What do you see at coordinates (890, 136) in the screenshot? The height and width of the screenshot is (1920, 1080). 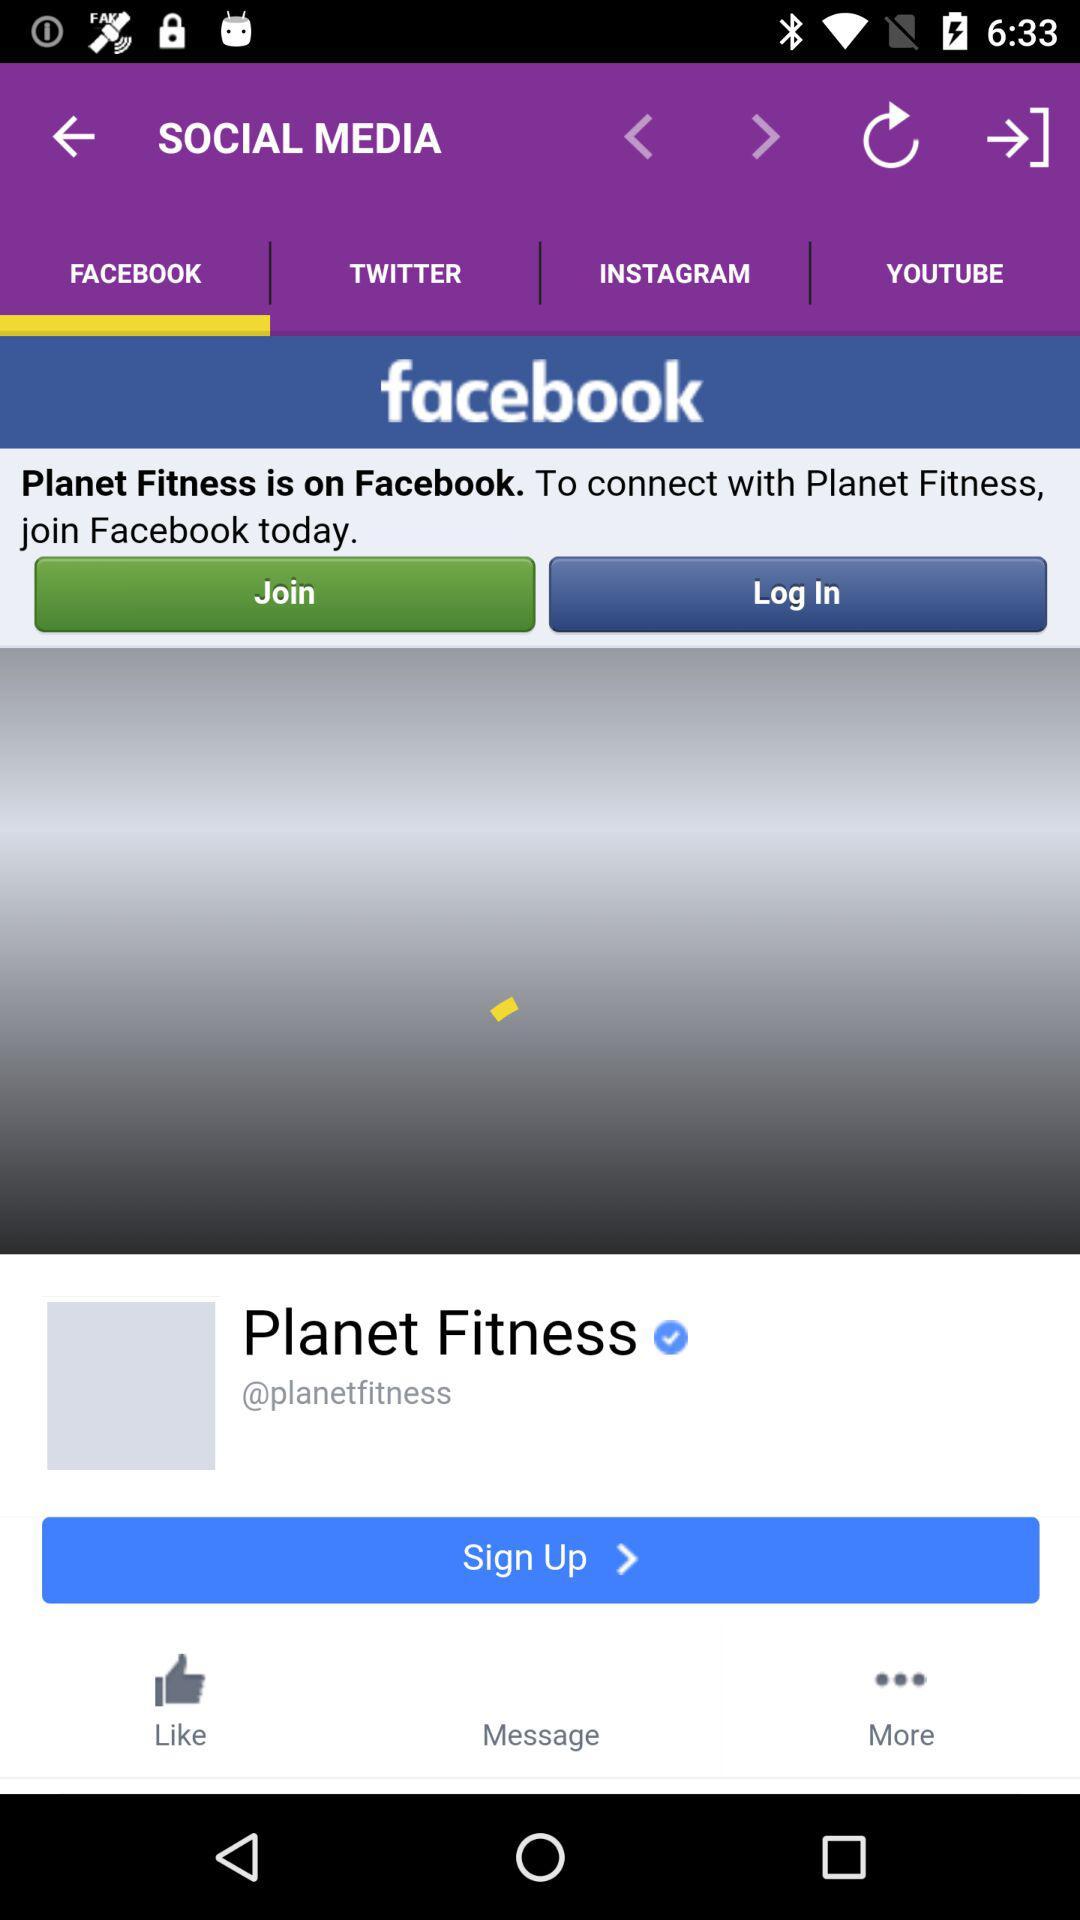 I see `refresh icon which is at the top of the page` at bounding box center [890, 136].